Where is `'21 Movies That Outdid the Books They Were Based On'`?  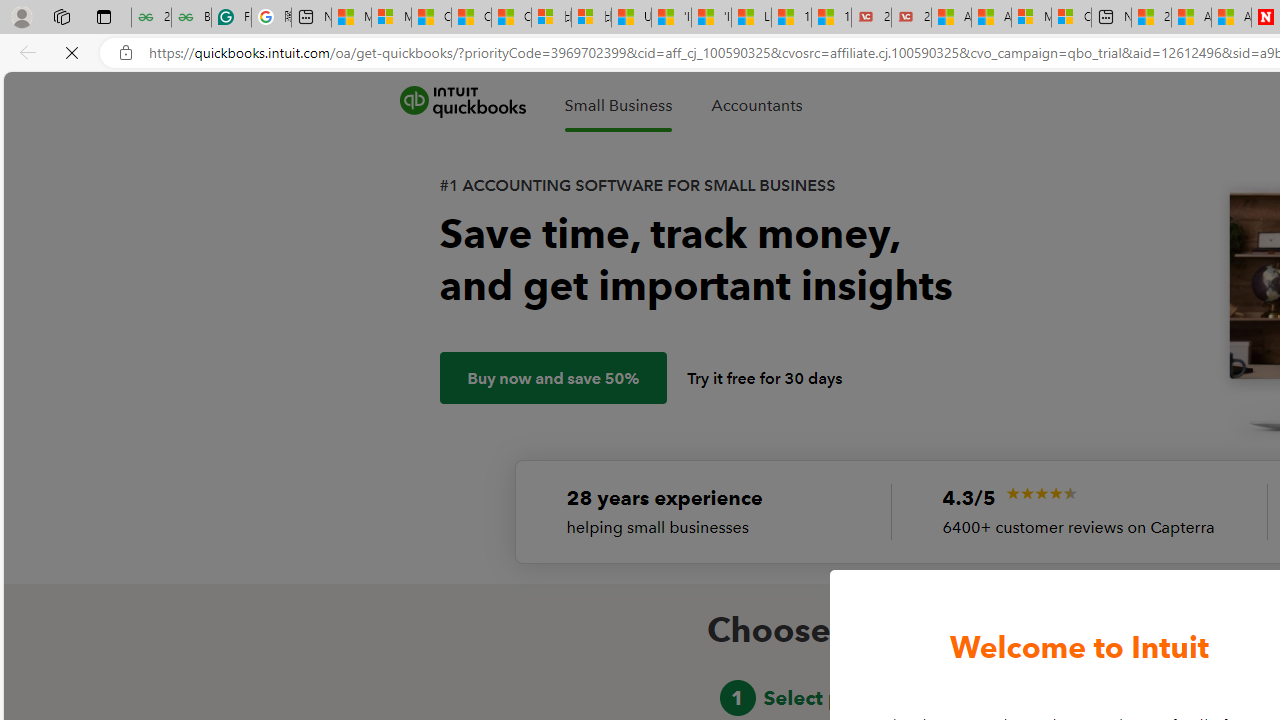 '21 Movies That Outdid the Books They Were Based On' is located at coordinates (910, 17).